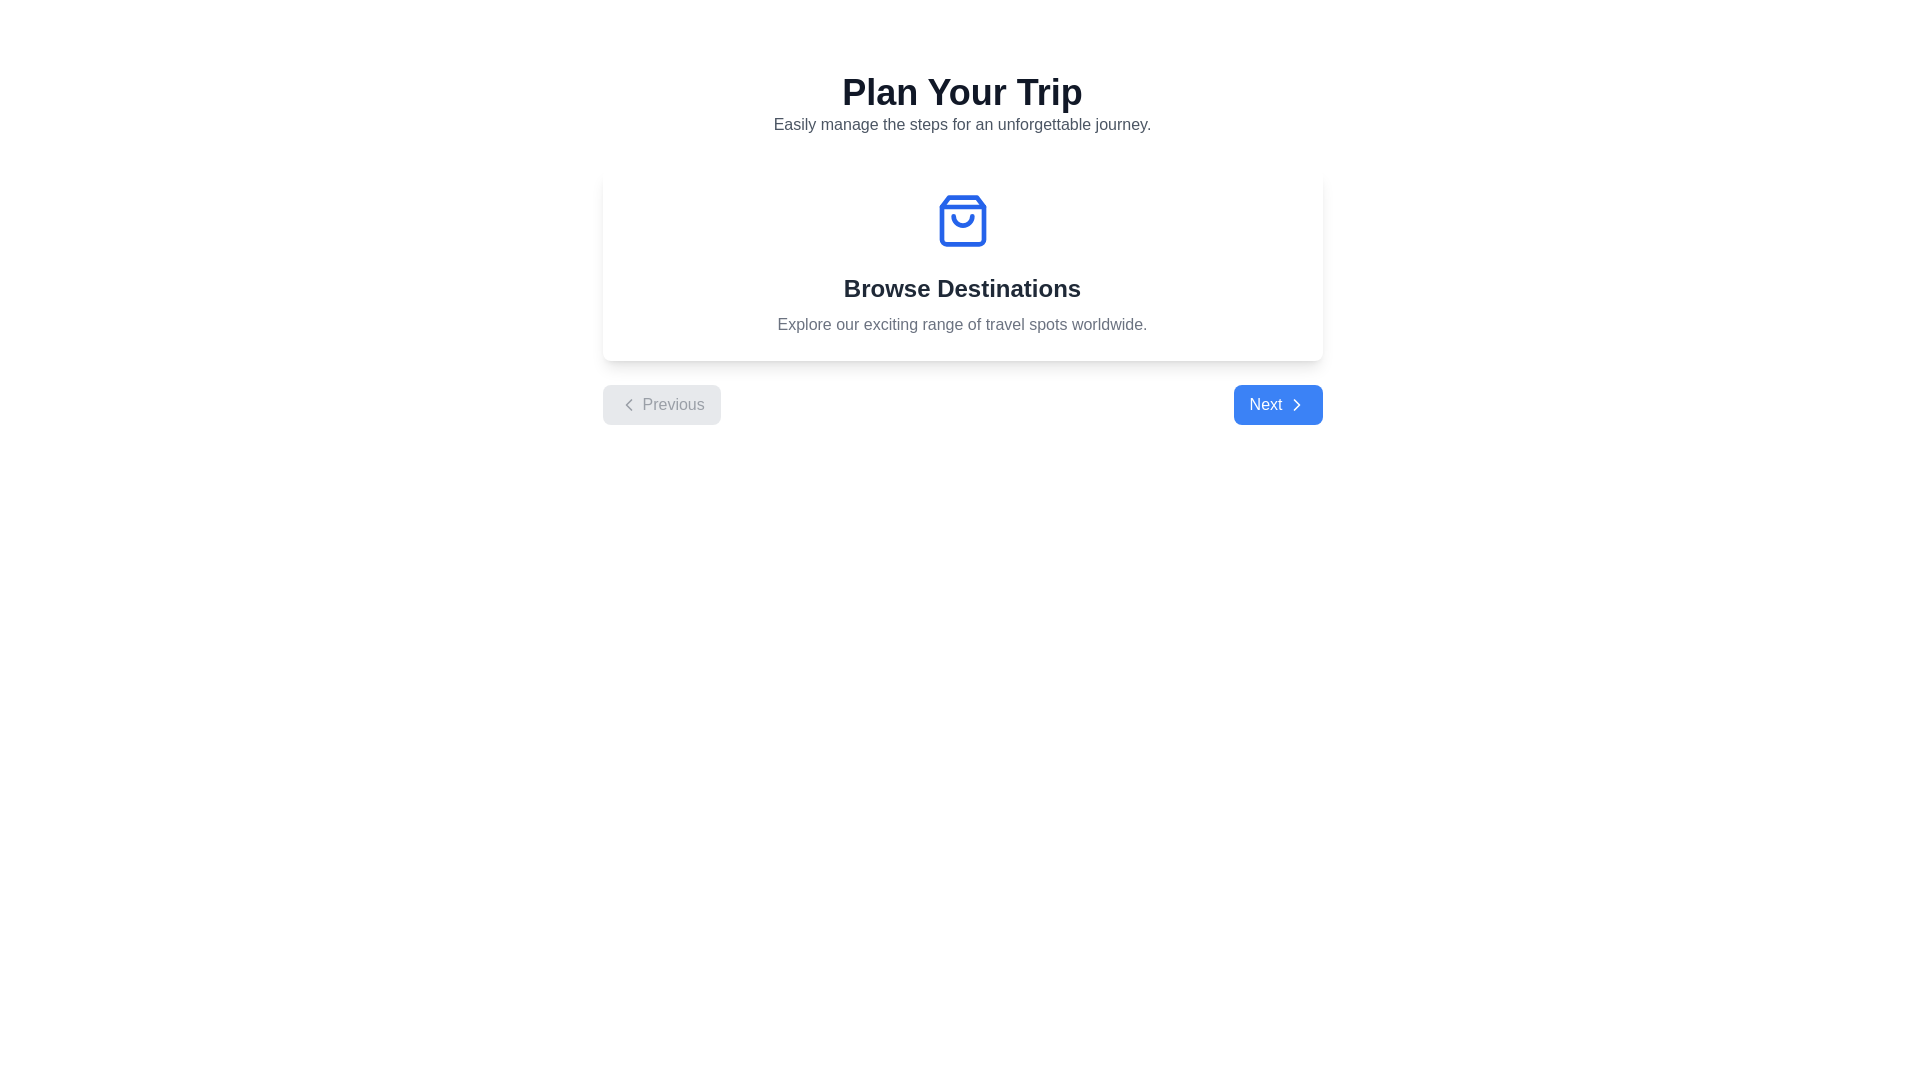 Image resolution: width=1920 pixels, height=1080 pixels. What do you see at coordinates (1296, 405) in the screenshot?
I see `the rightward-facing chevron icon (>) within the blue 'Next' button` at bounding box center [1296, 405].